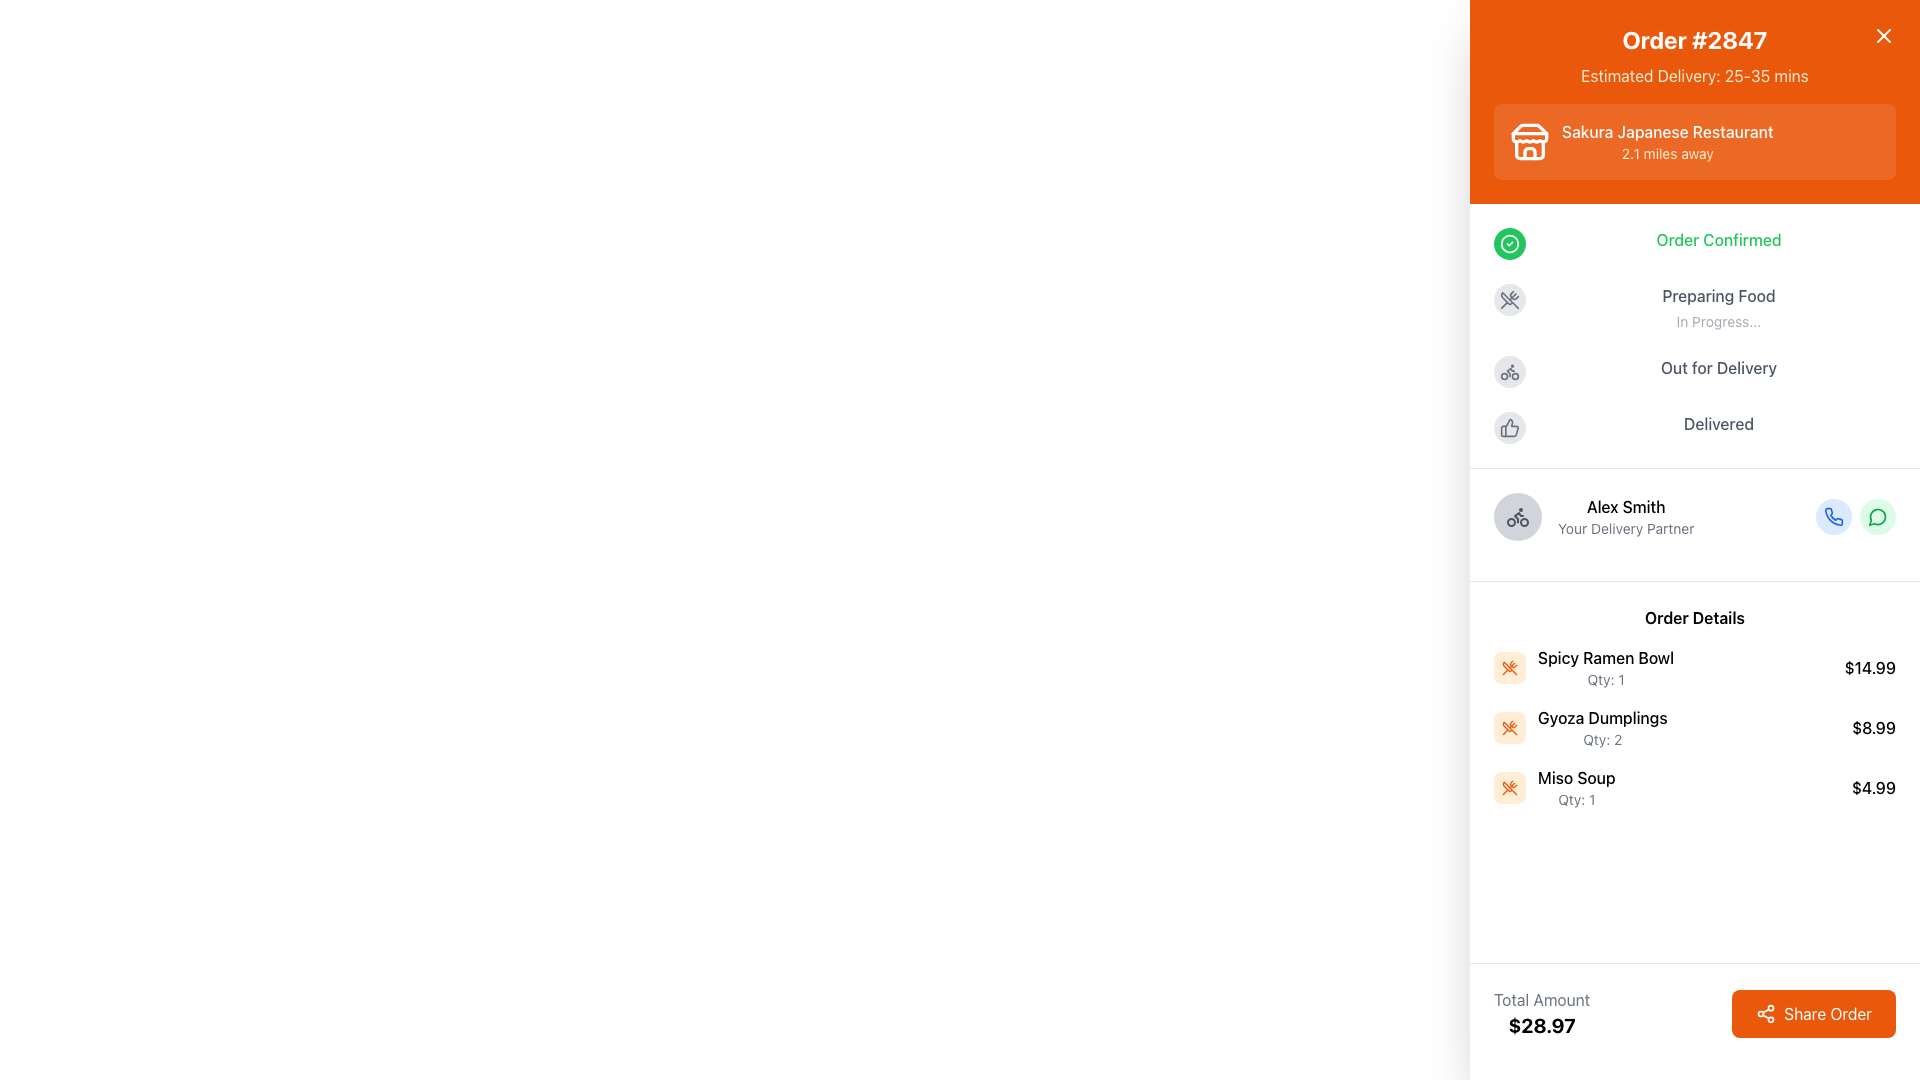 This screenshot has height=1080, width=1920. What do you see at coordinates (1693, 75) in the screenshot?
I see `the label that displays the estimated delivery time for order #2847, located above the 'Sakura Japanese Restaurant' block on the right-hand side of the interface` at bounding box center [1693, 75].